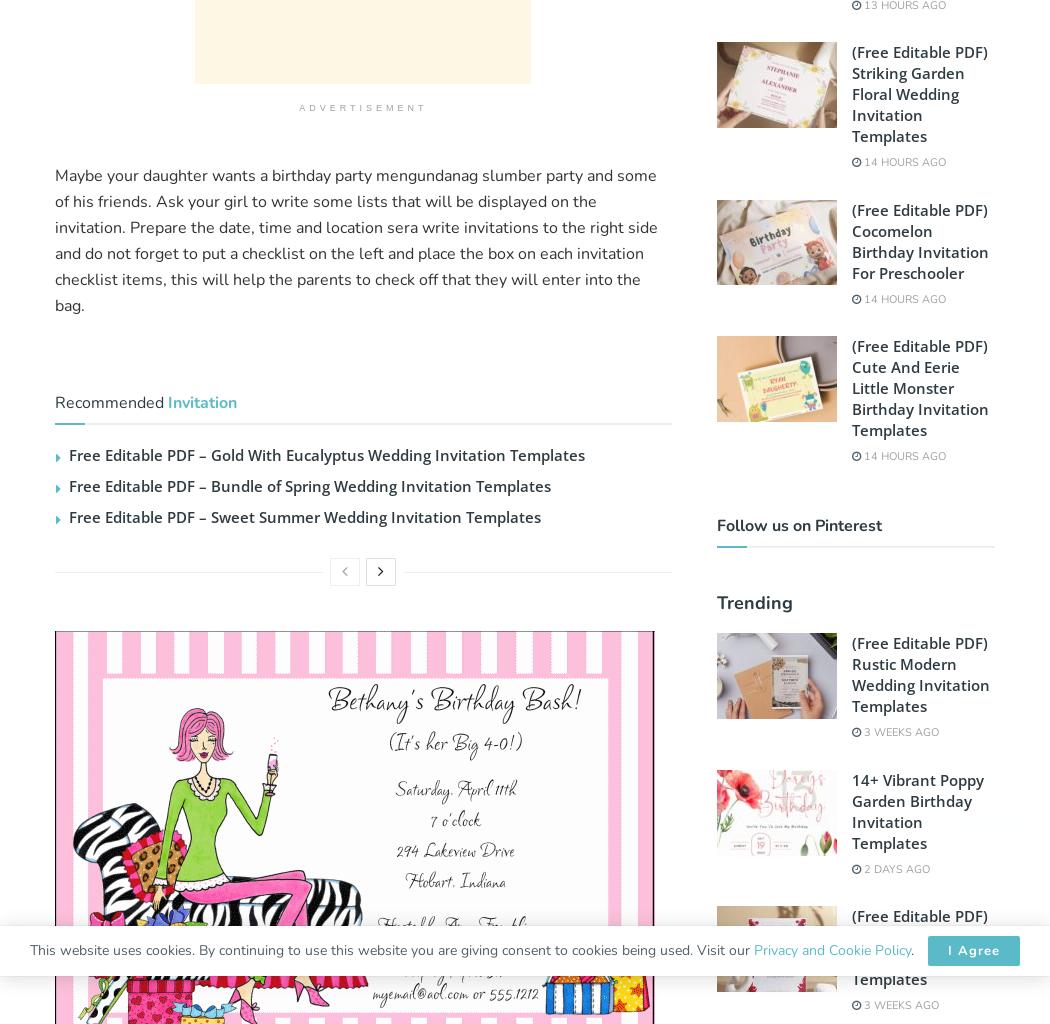 The image size is (1050, 1024). What do you see at coordinates (108, 279) in the screenshot?
I see `'checklist items'` at bounding box center [108, 279].